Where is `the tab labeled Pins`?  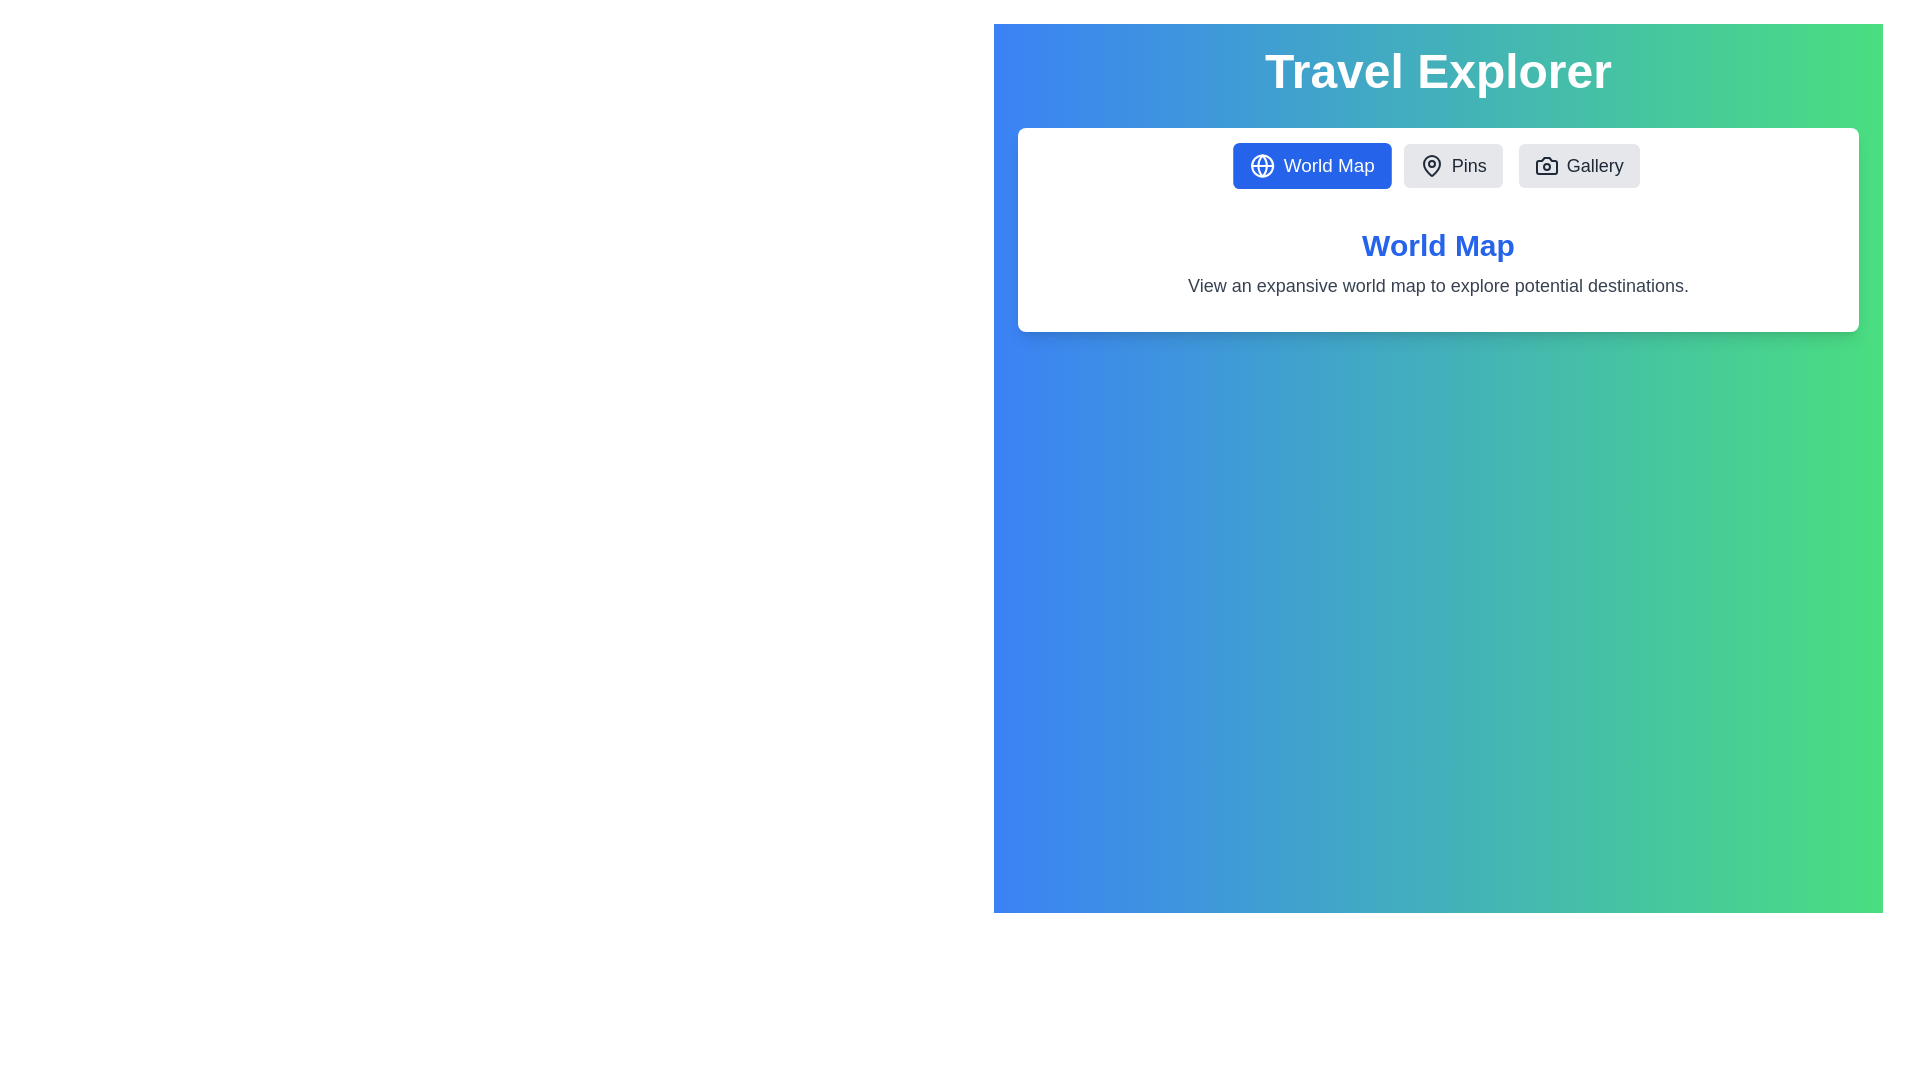
the tab labeled Pins is located at coordinates (1453, 164).